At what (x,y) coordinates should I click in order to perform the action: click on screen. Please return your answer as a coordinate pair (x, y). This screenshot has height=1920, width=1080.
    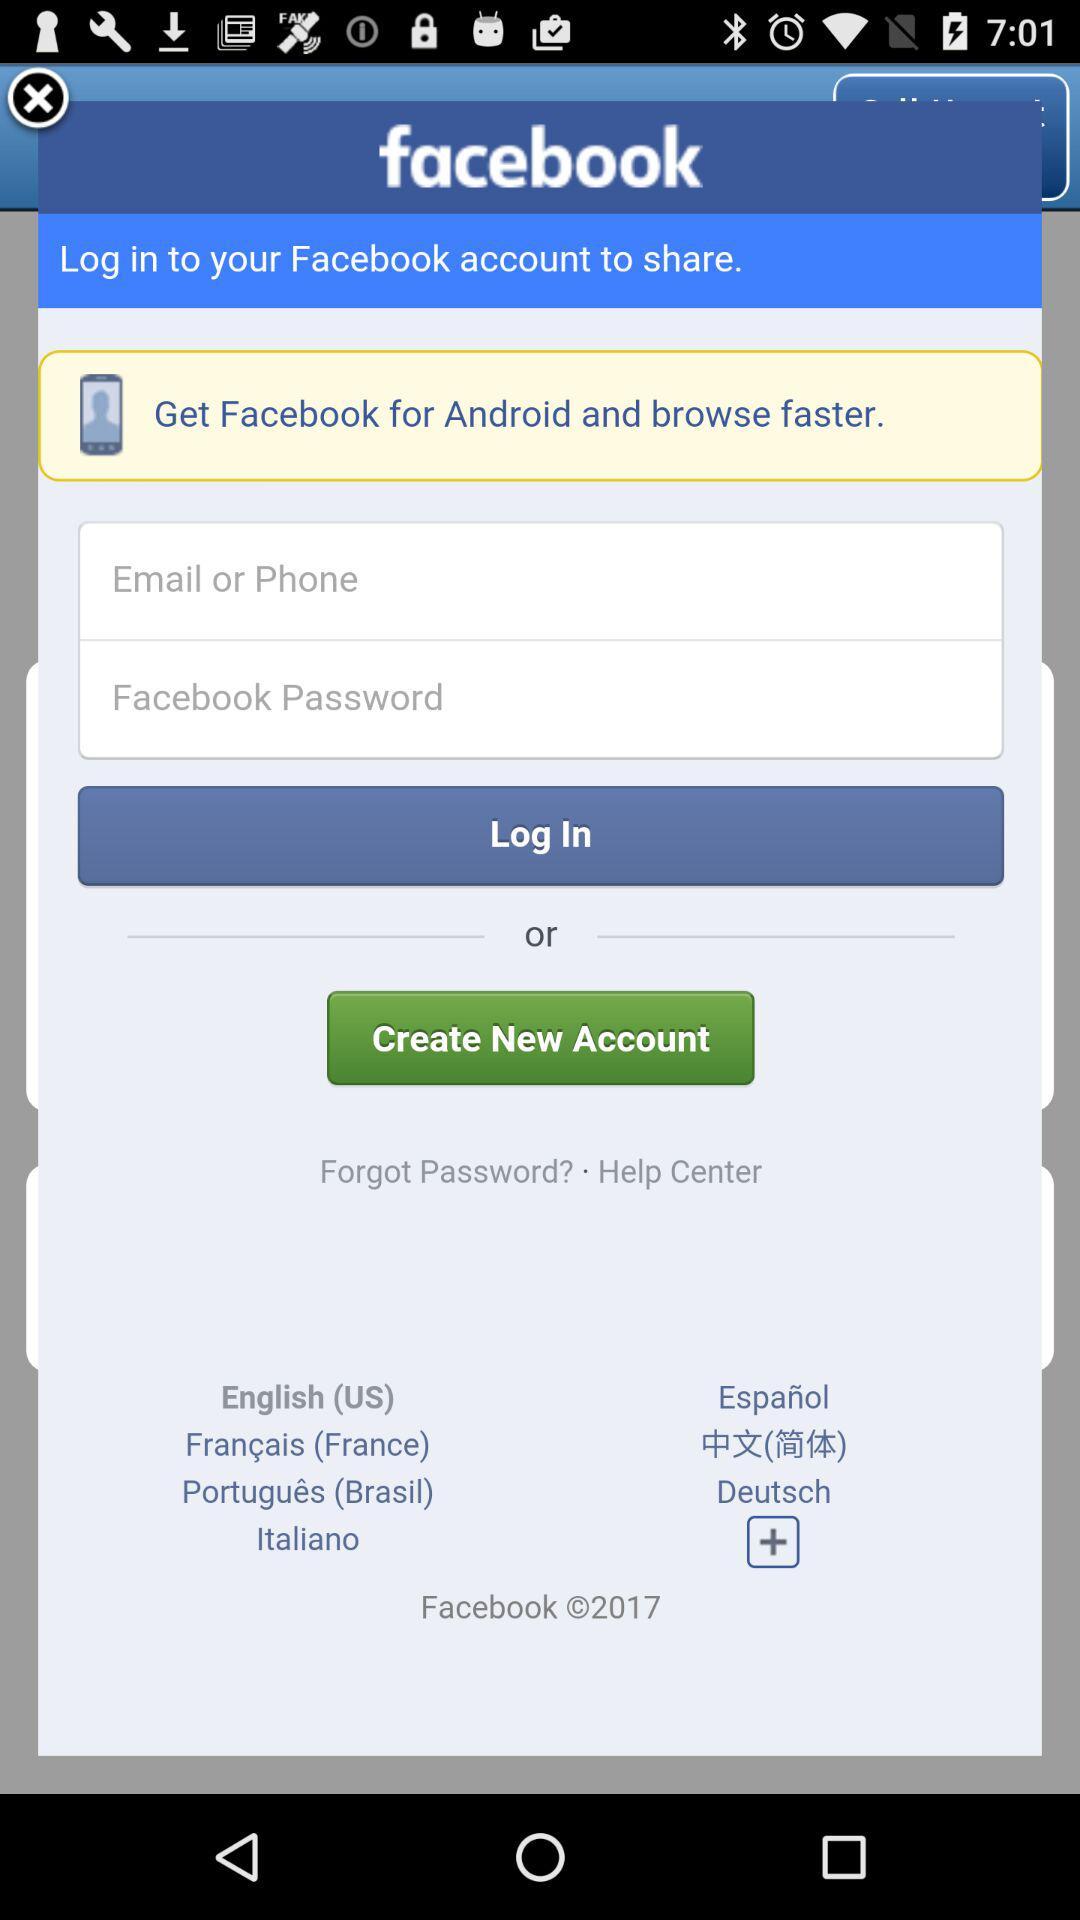
    Looking at the image, I should click on (38, 100).